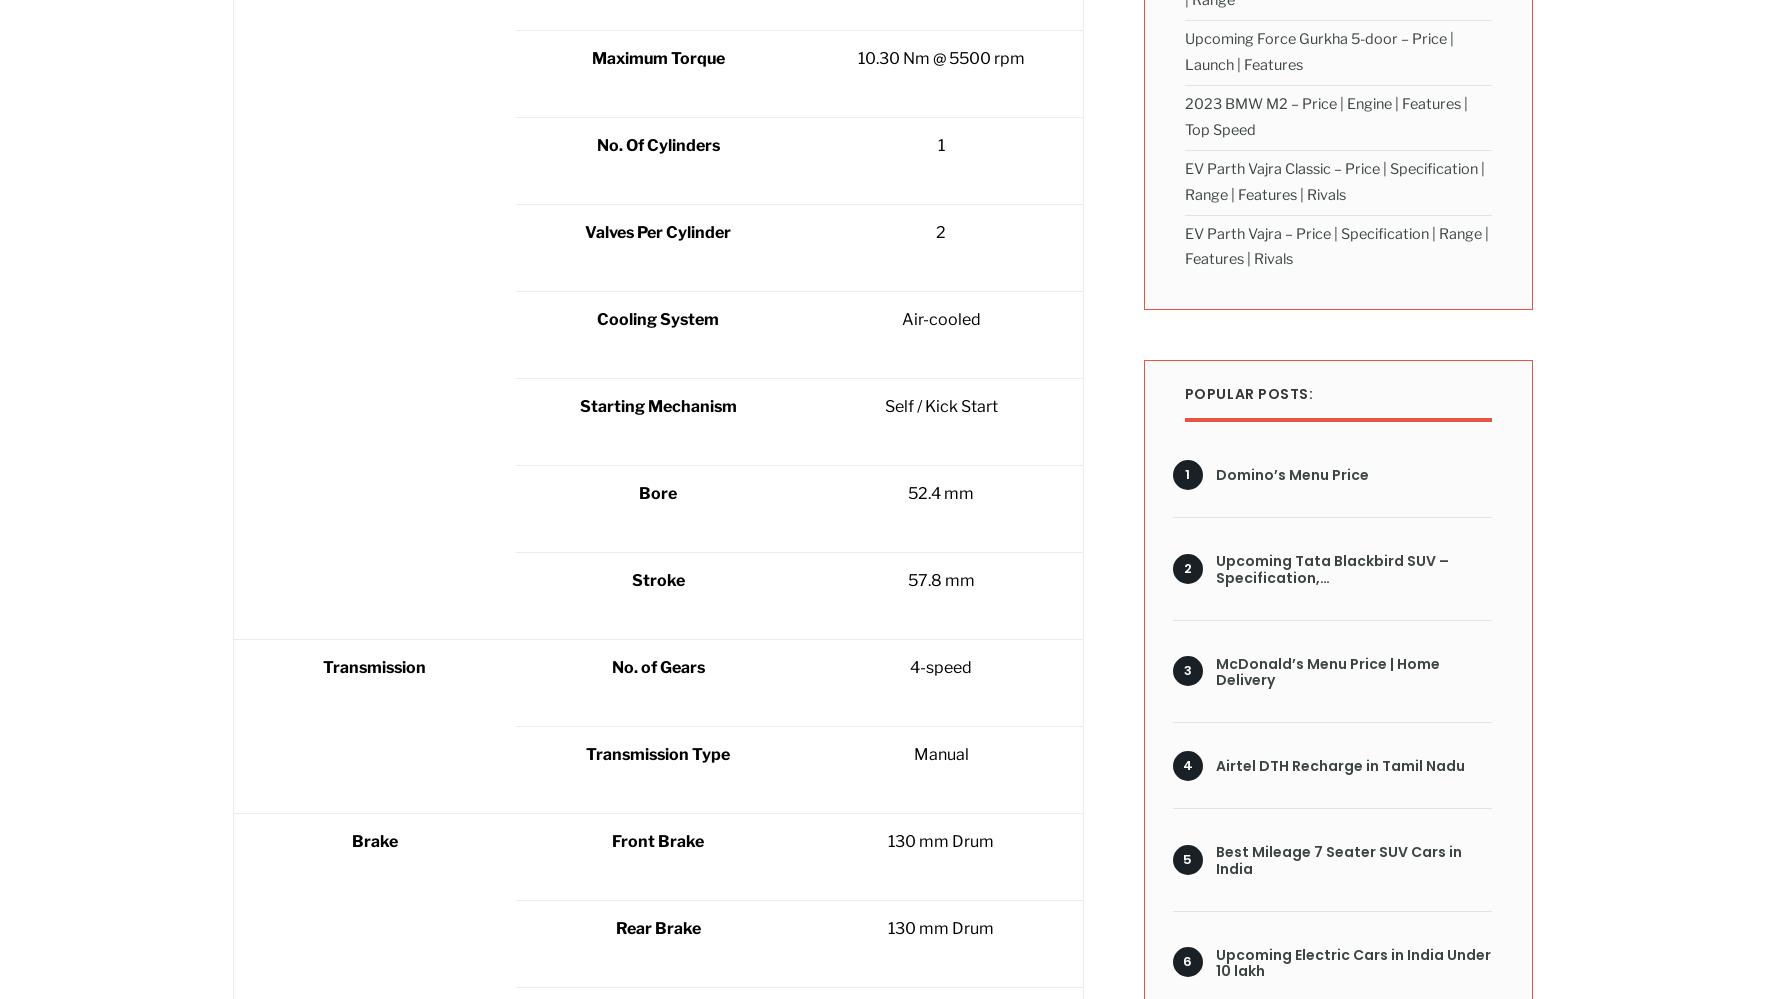  What do you see at coordinates (1338, 858) in the screenshot?
I see `'Best Mileage 7 Seater SUV Cars in India'` at bounding box center [1338, 858].